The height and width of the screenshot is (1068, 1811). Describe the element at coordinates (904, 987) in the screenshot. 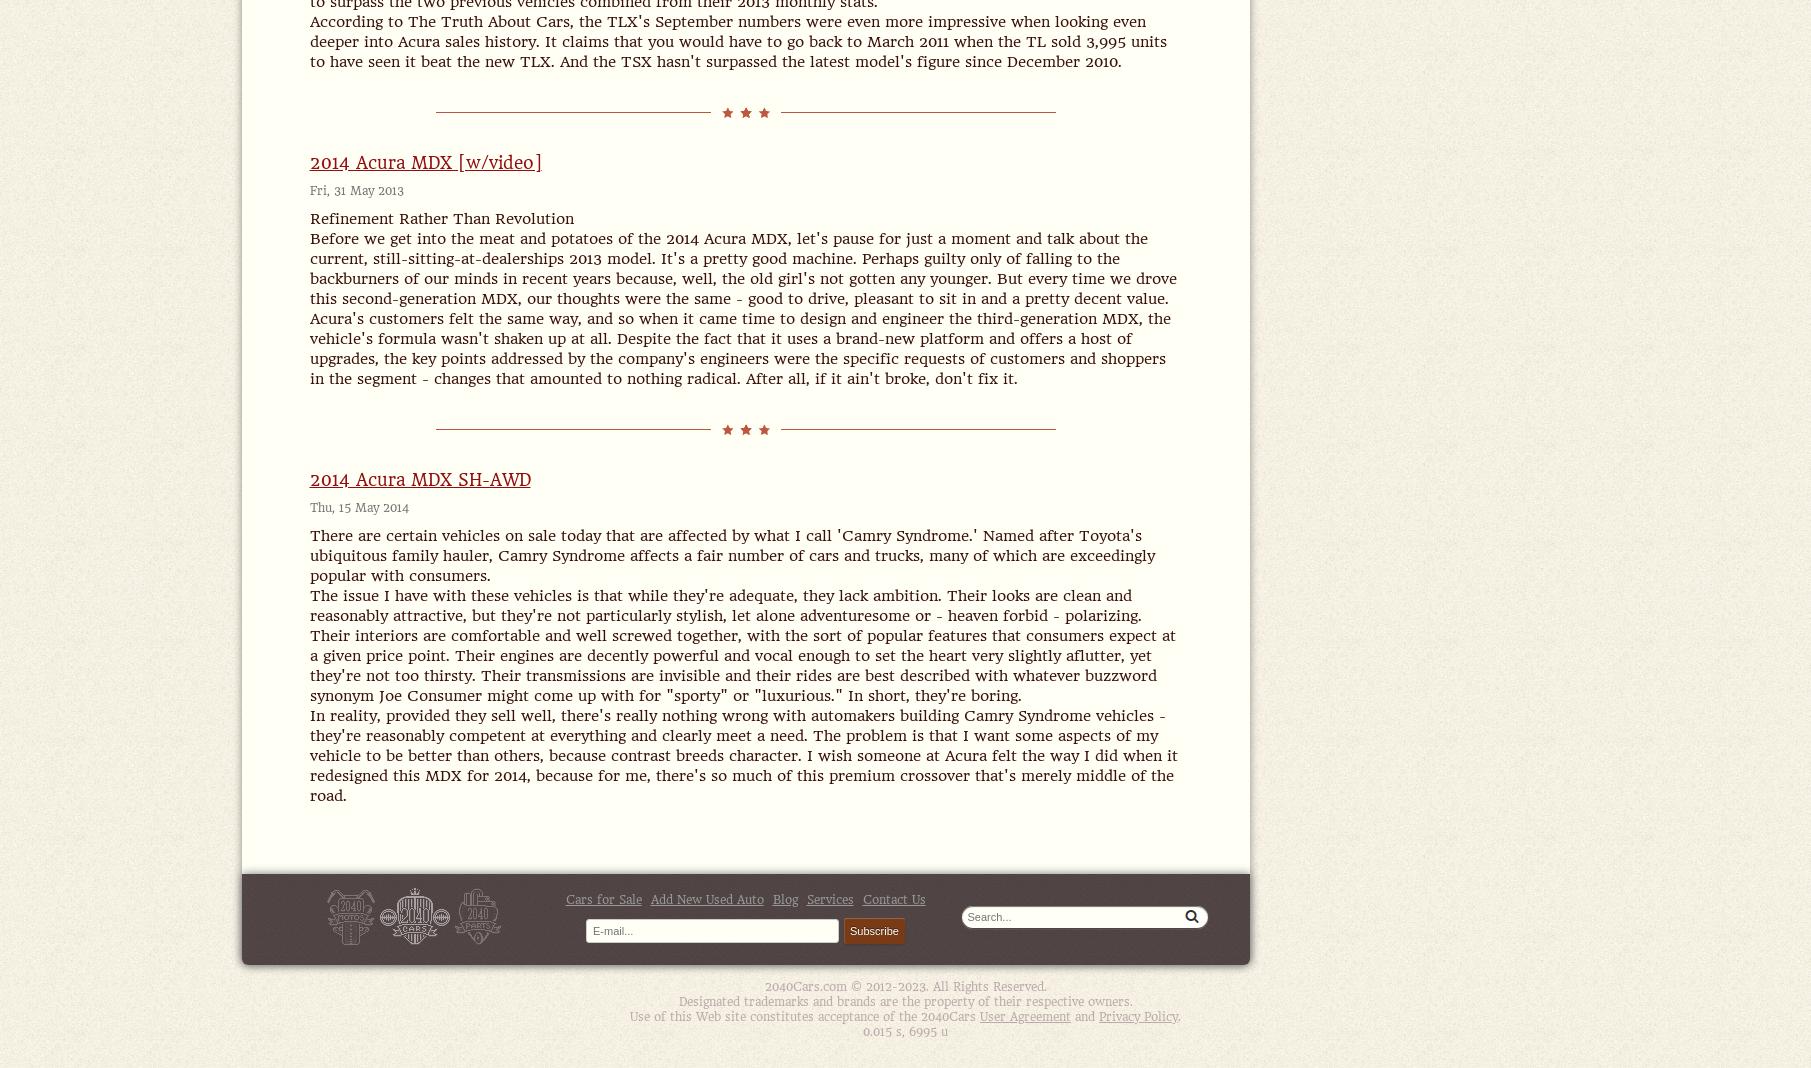

I see `'2040Cars.com © 2012-2023. All Rights Reserved.'` at that location.